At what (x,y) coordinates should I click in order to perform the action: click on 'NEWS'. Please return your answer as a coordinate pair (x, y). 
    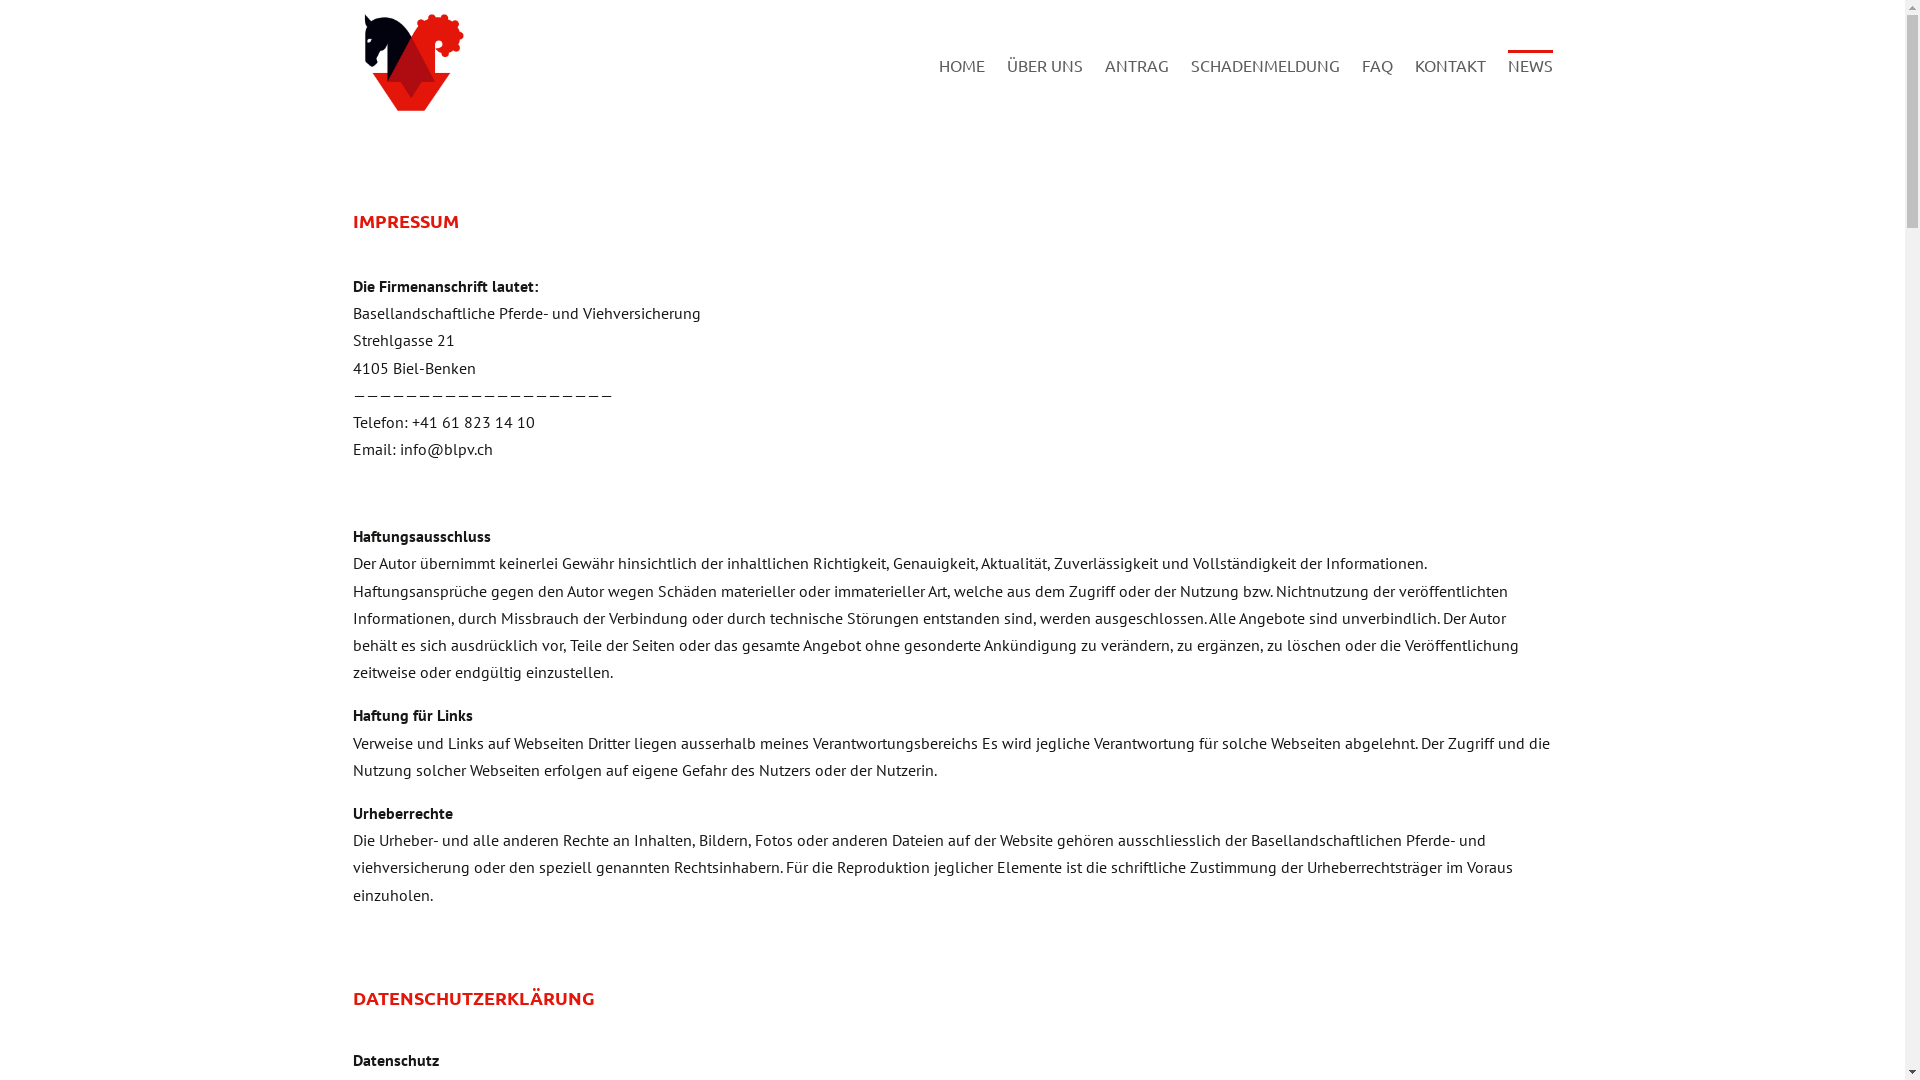
    Looking at the image, I should click on (1507, 88).